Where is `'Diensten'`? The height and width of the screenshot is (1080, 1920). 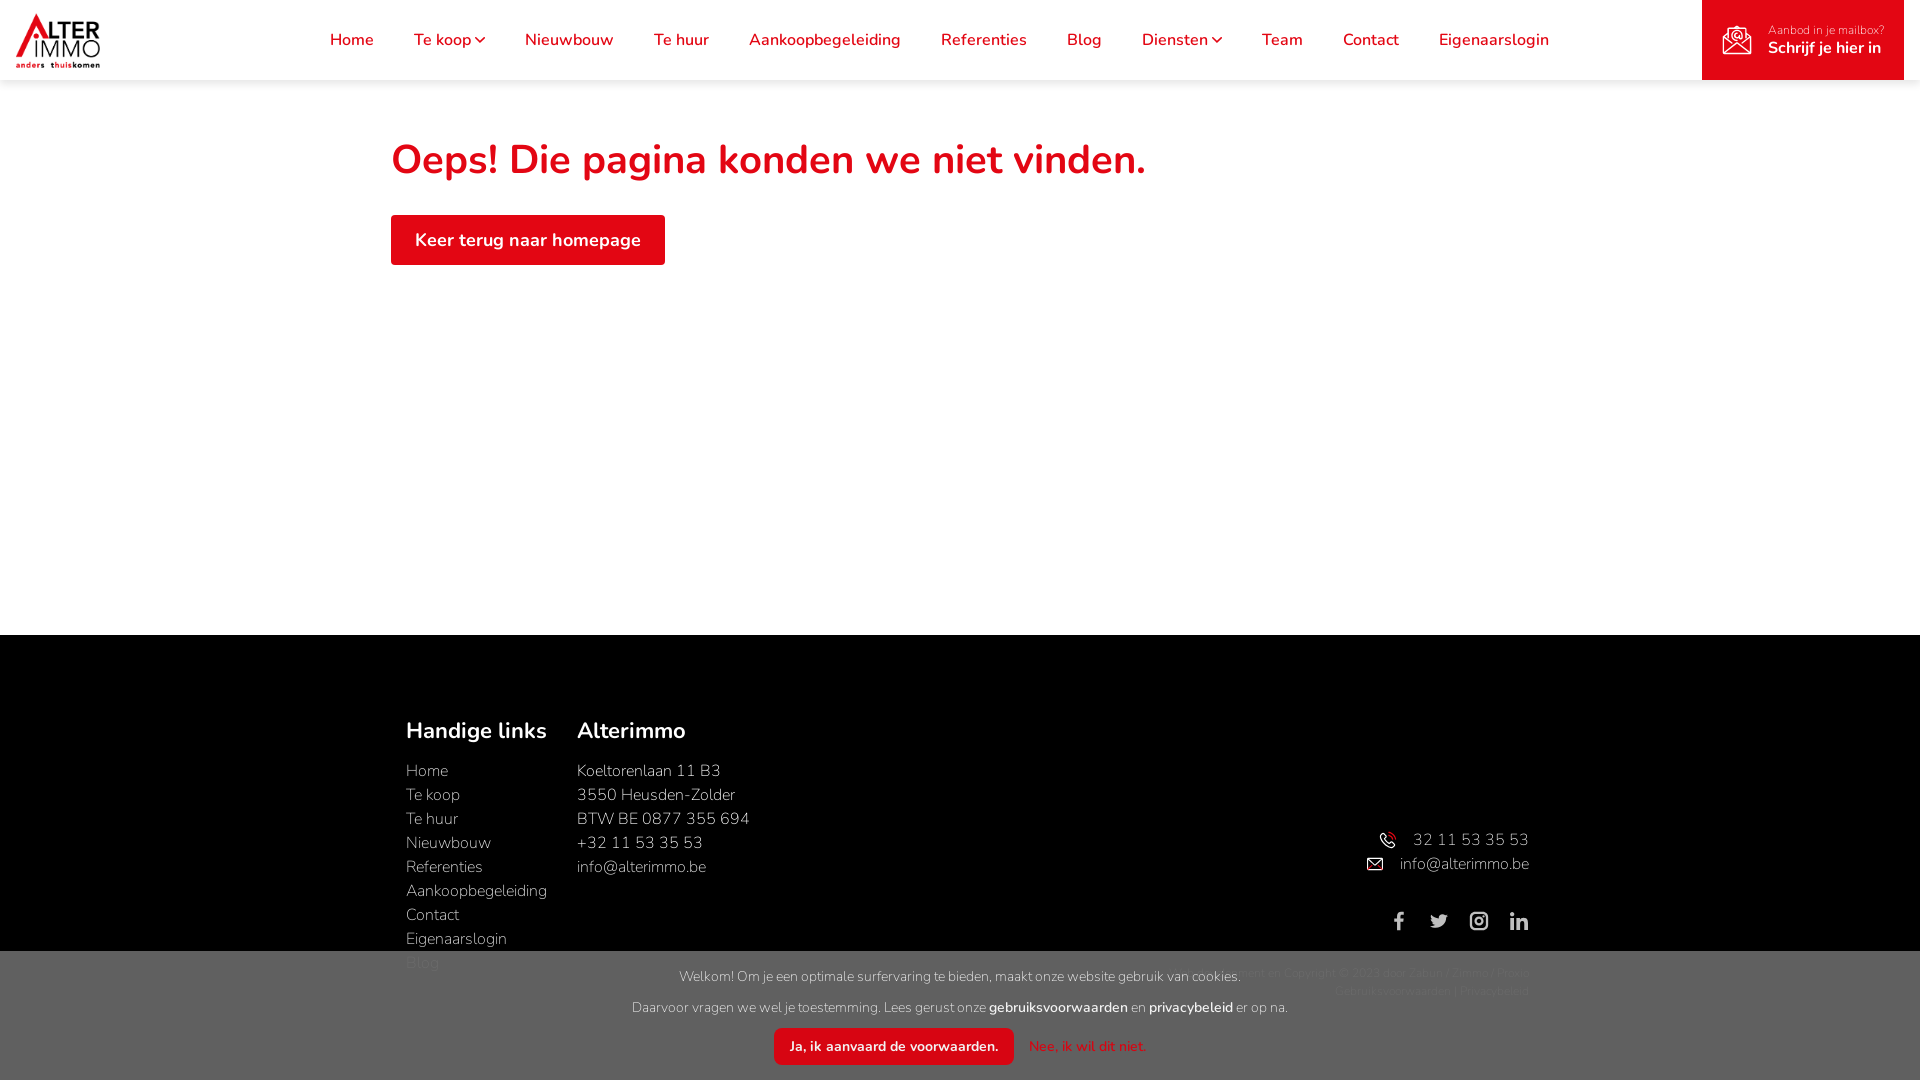 'Diensten' is located at coordinates (1142, 39).